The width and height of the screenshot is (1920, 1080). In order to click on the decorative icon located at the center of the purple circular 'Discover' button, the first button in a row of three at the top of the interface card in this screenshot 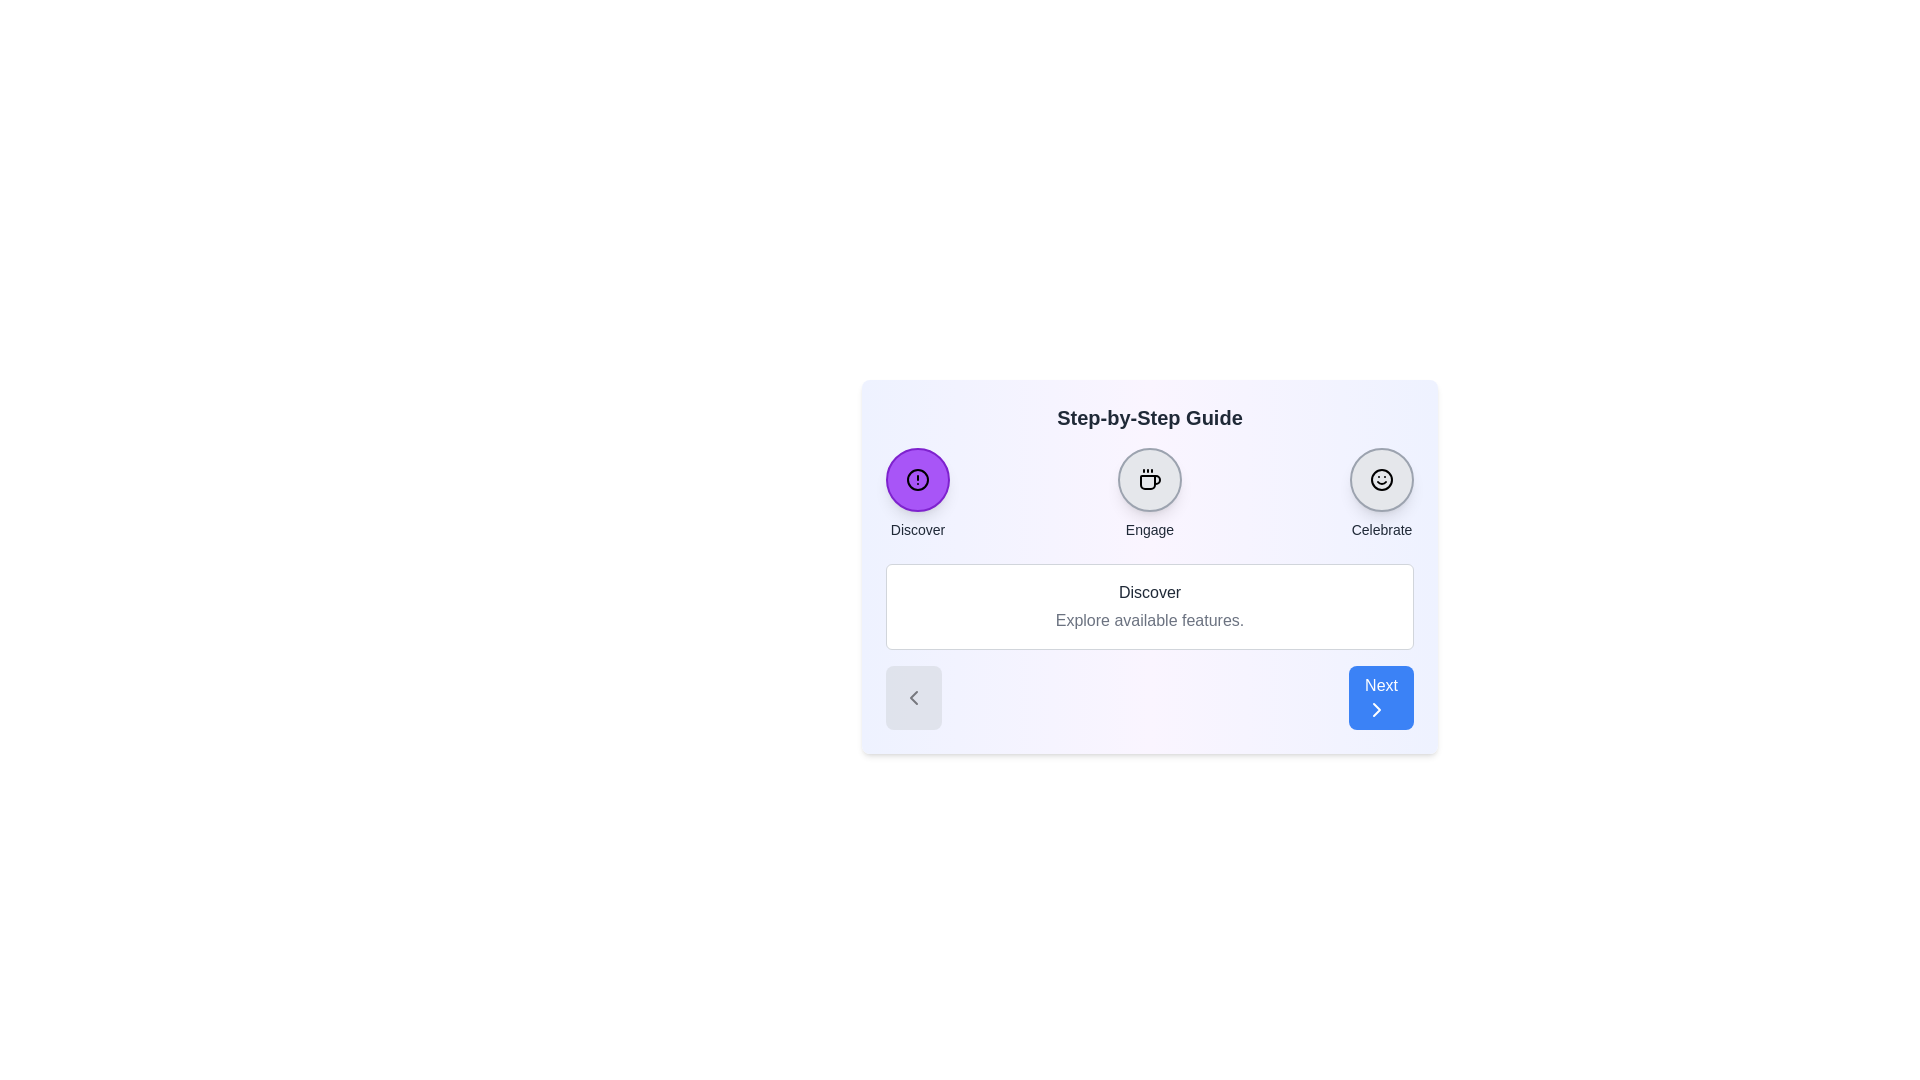, I will do `click(916, 479)`.